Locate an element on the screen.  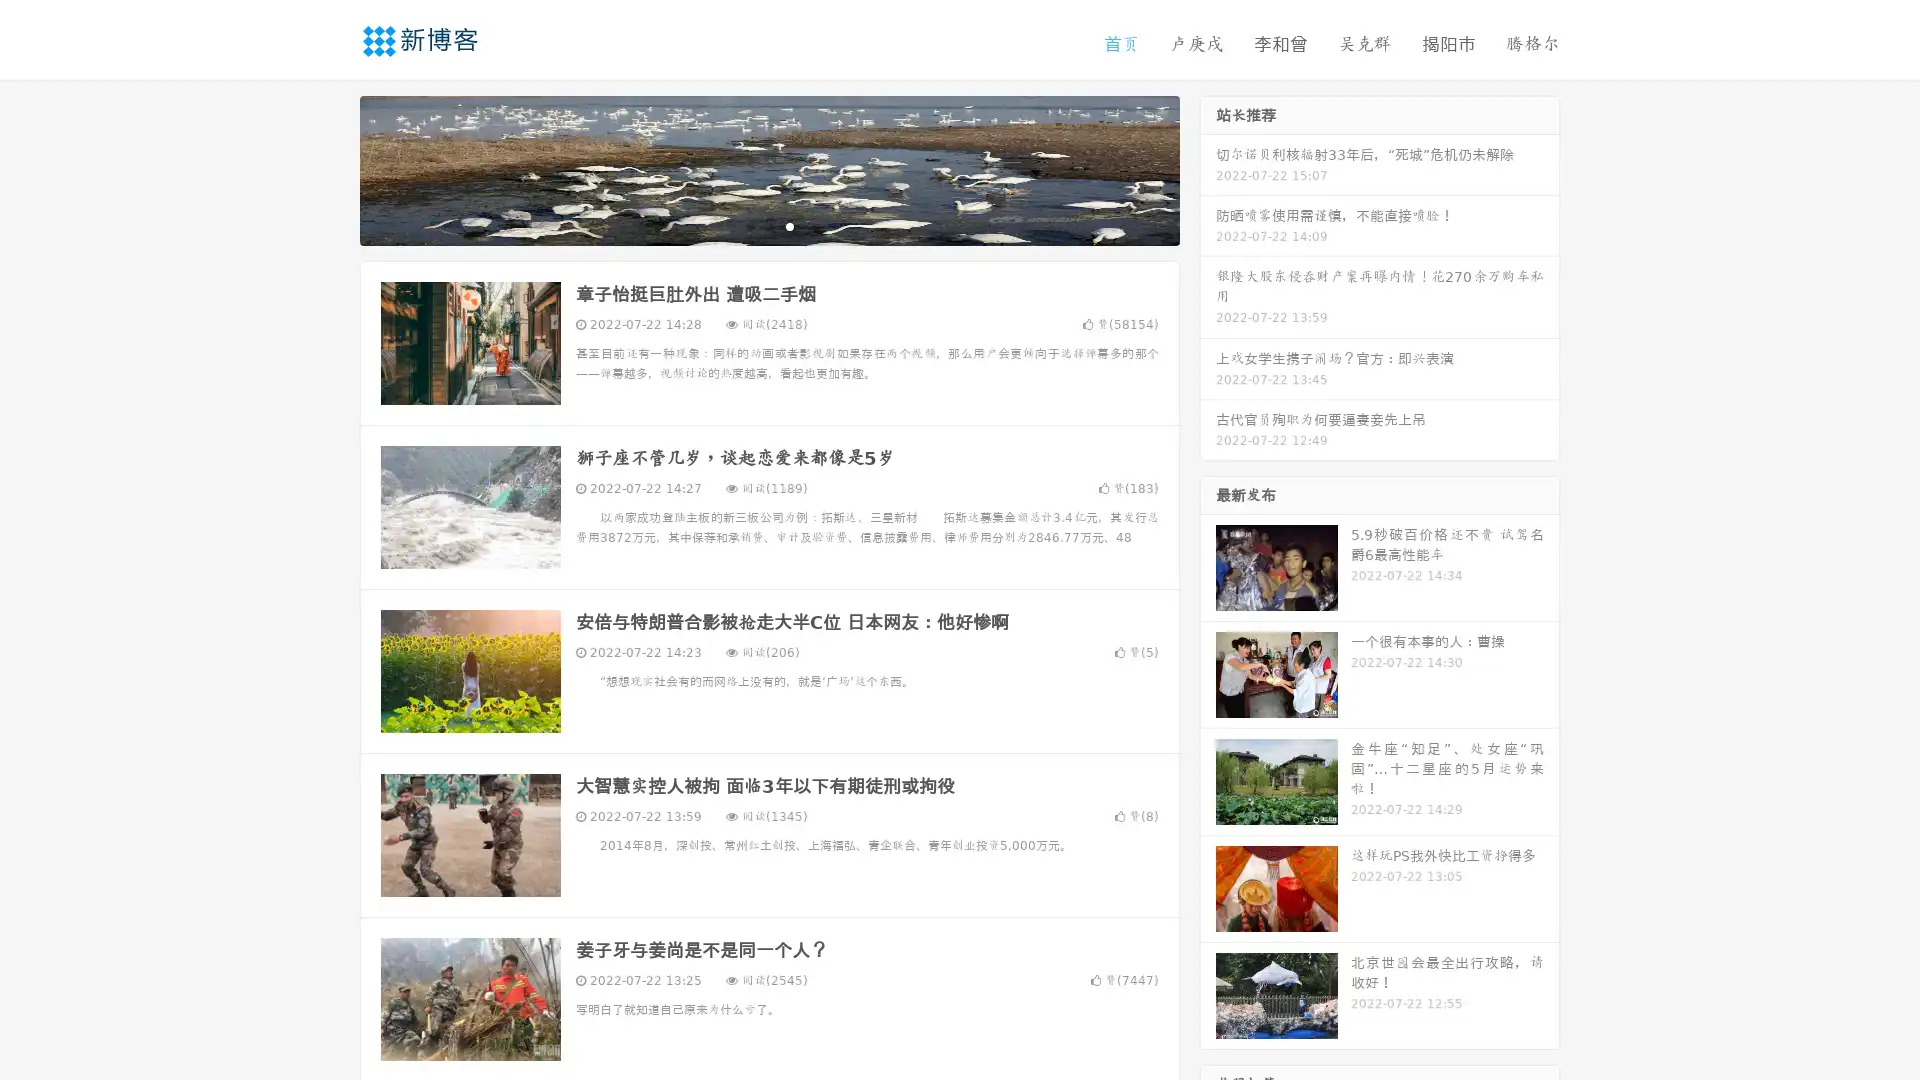
Previous slide is located at coordinates (330, 168).